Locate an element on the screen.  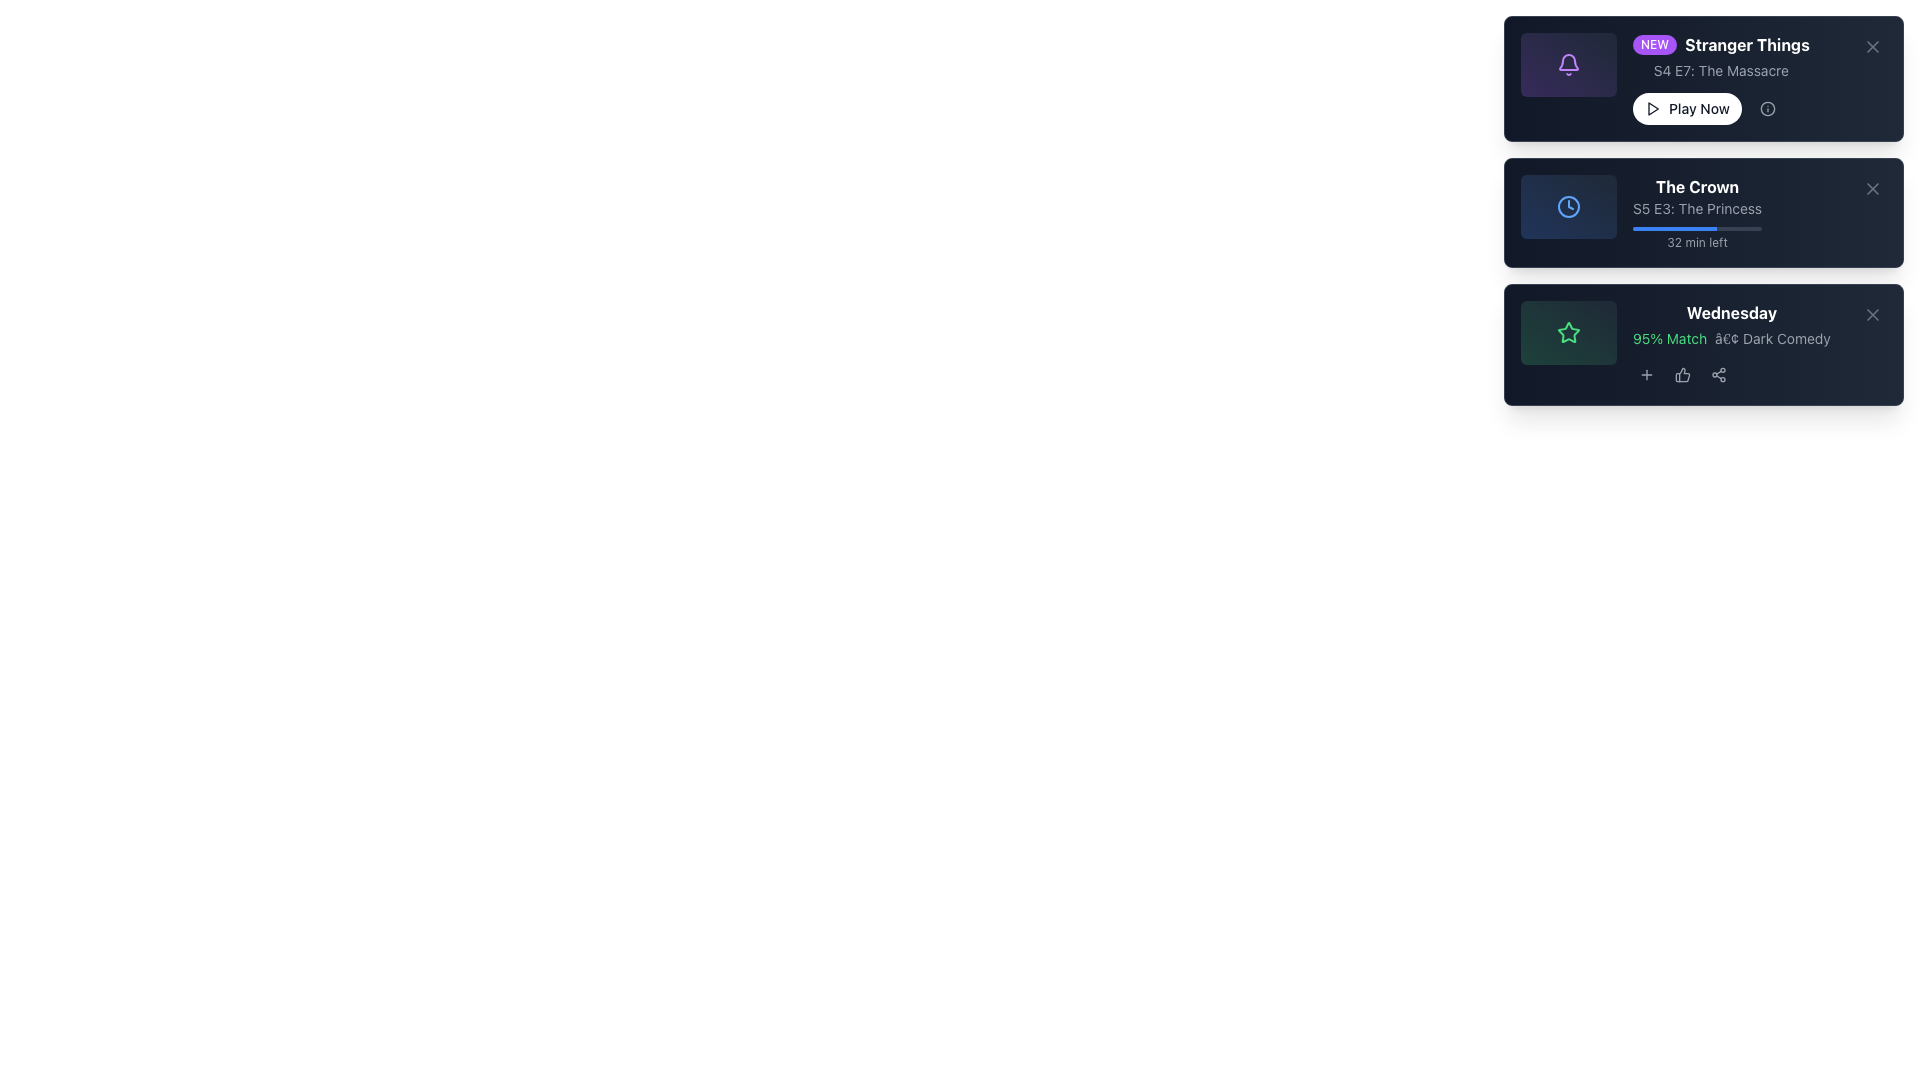
the share icon located at the bottom-right corner of the interface within the 'Wednesday' content card to initiate sharing is located at coordinates (1717, 374).